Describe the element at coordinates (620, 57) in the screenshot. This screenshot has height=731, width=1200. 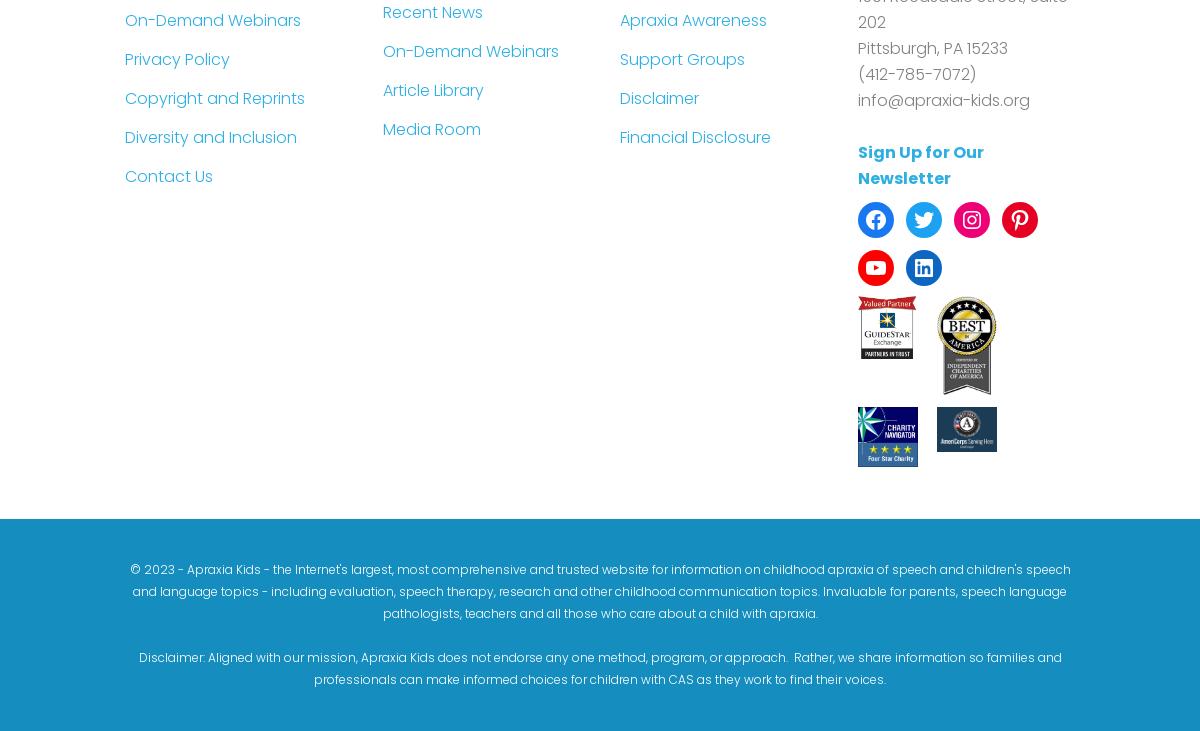
I see `'Support Groups'` at that location.